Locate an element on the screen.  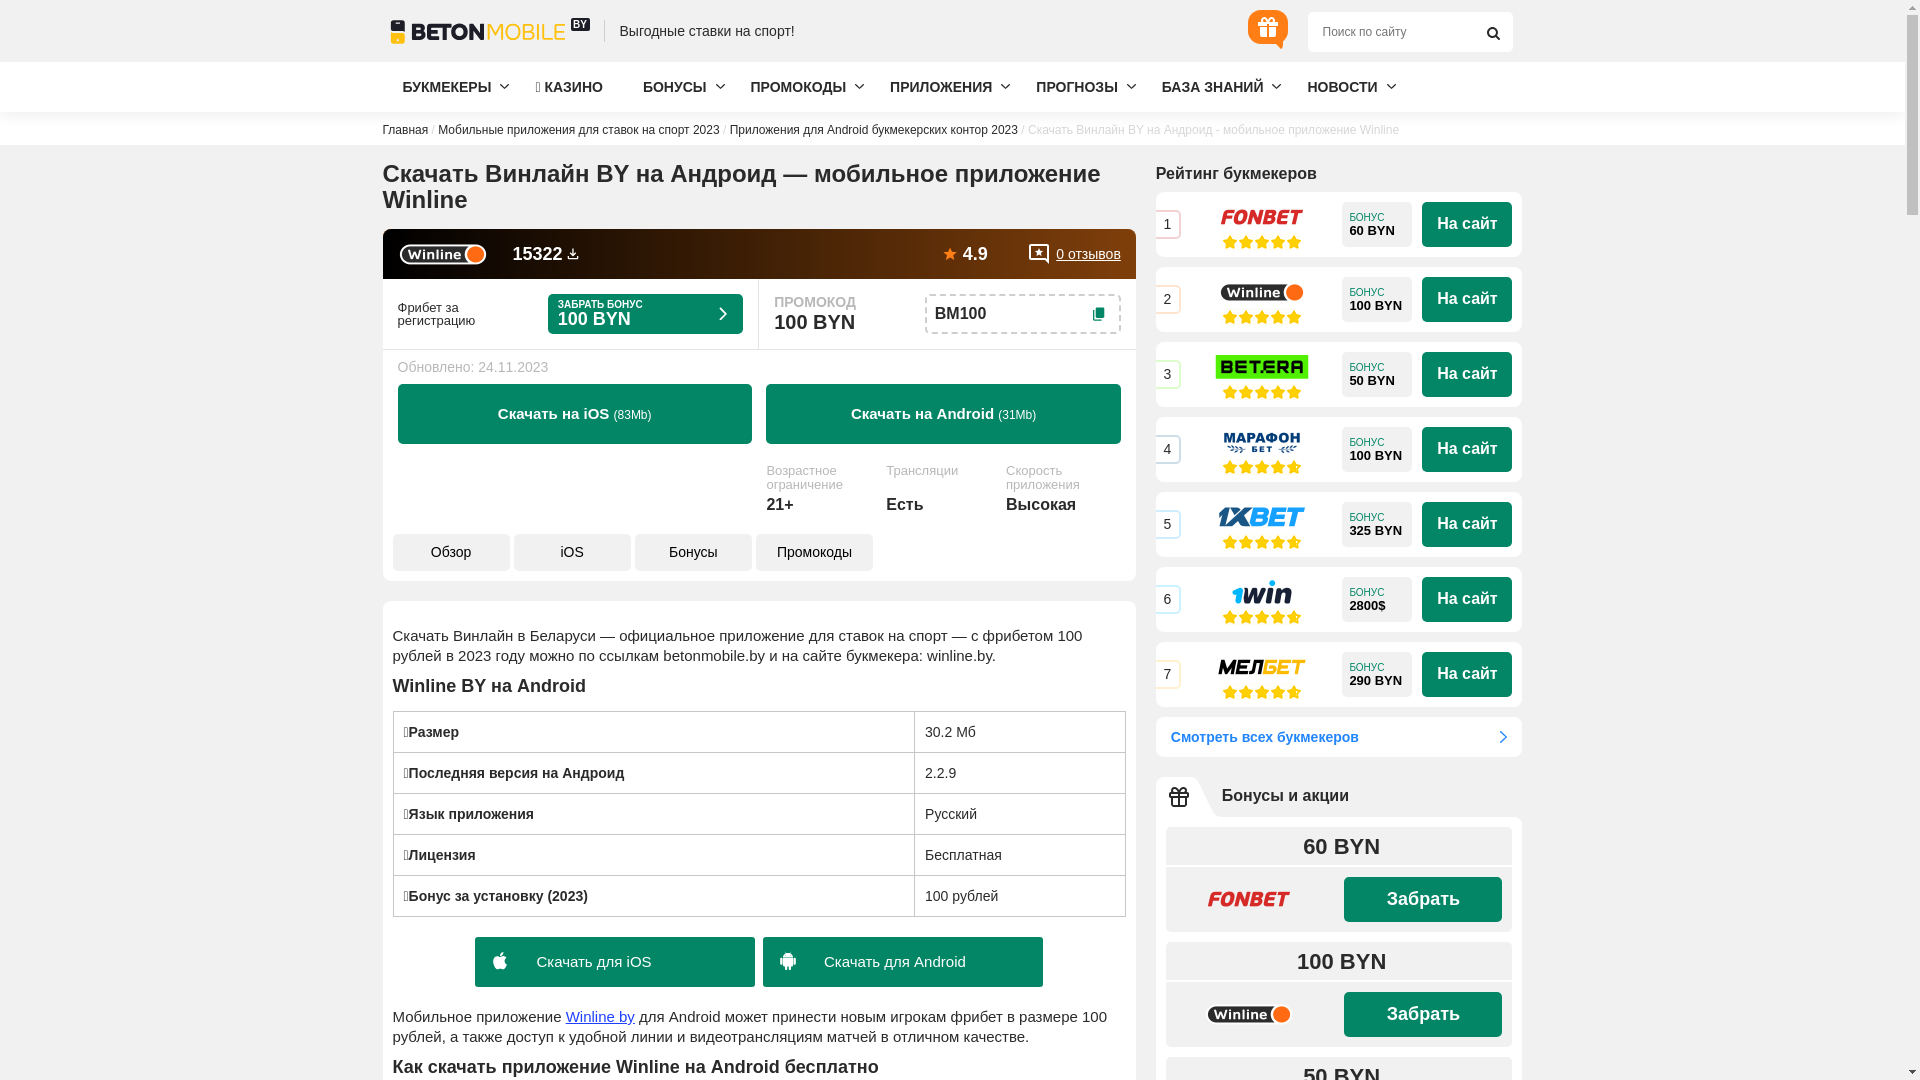
'290 BYN' is located at coordinates (1342, 674).